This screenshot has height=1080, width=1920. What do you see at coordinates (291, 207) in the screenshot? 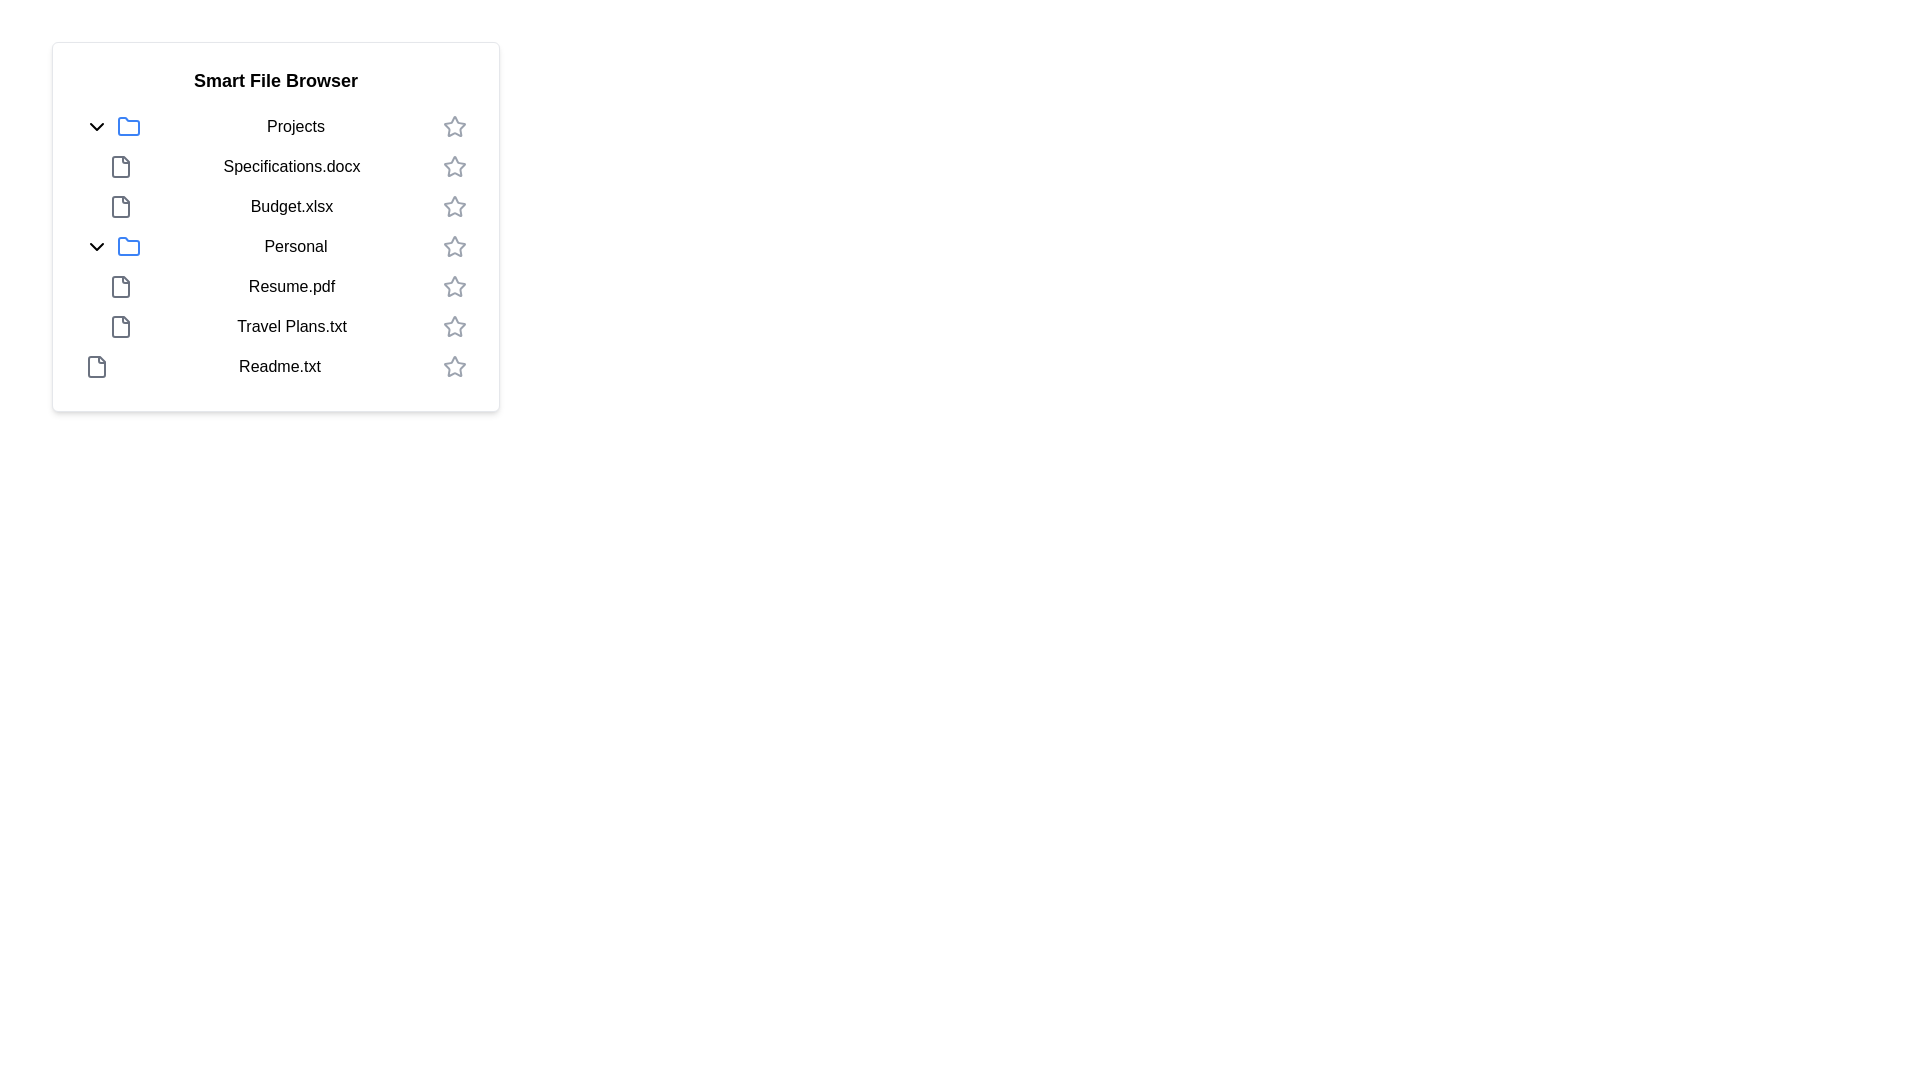
I see `the text label 'Budget.xlsx'` at bounding box center [291, 207].